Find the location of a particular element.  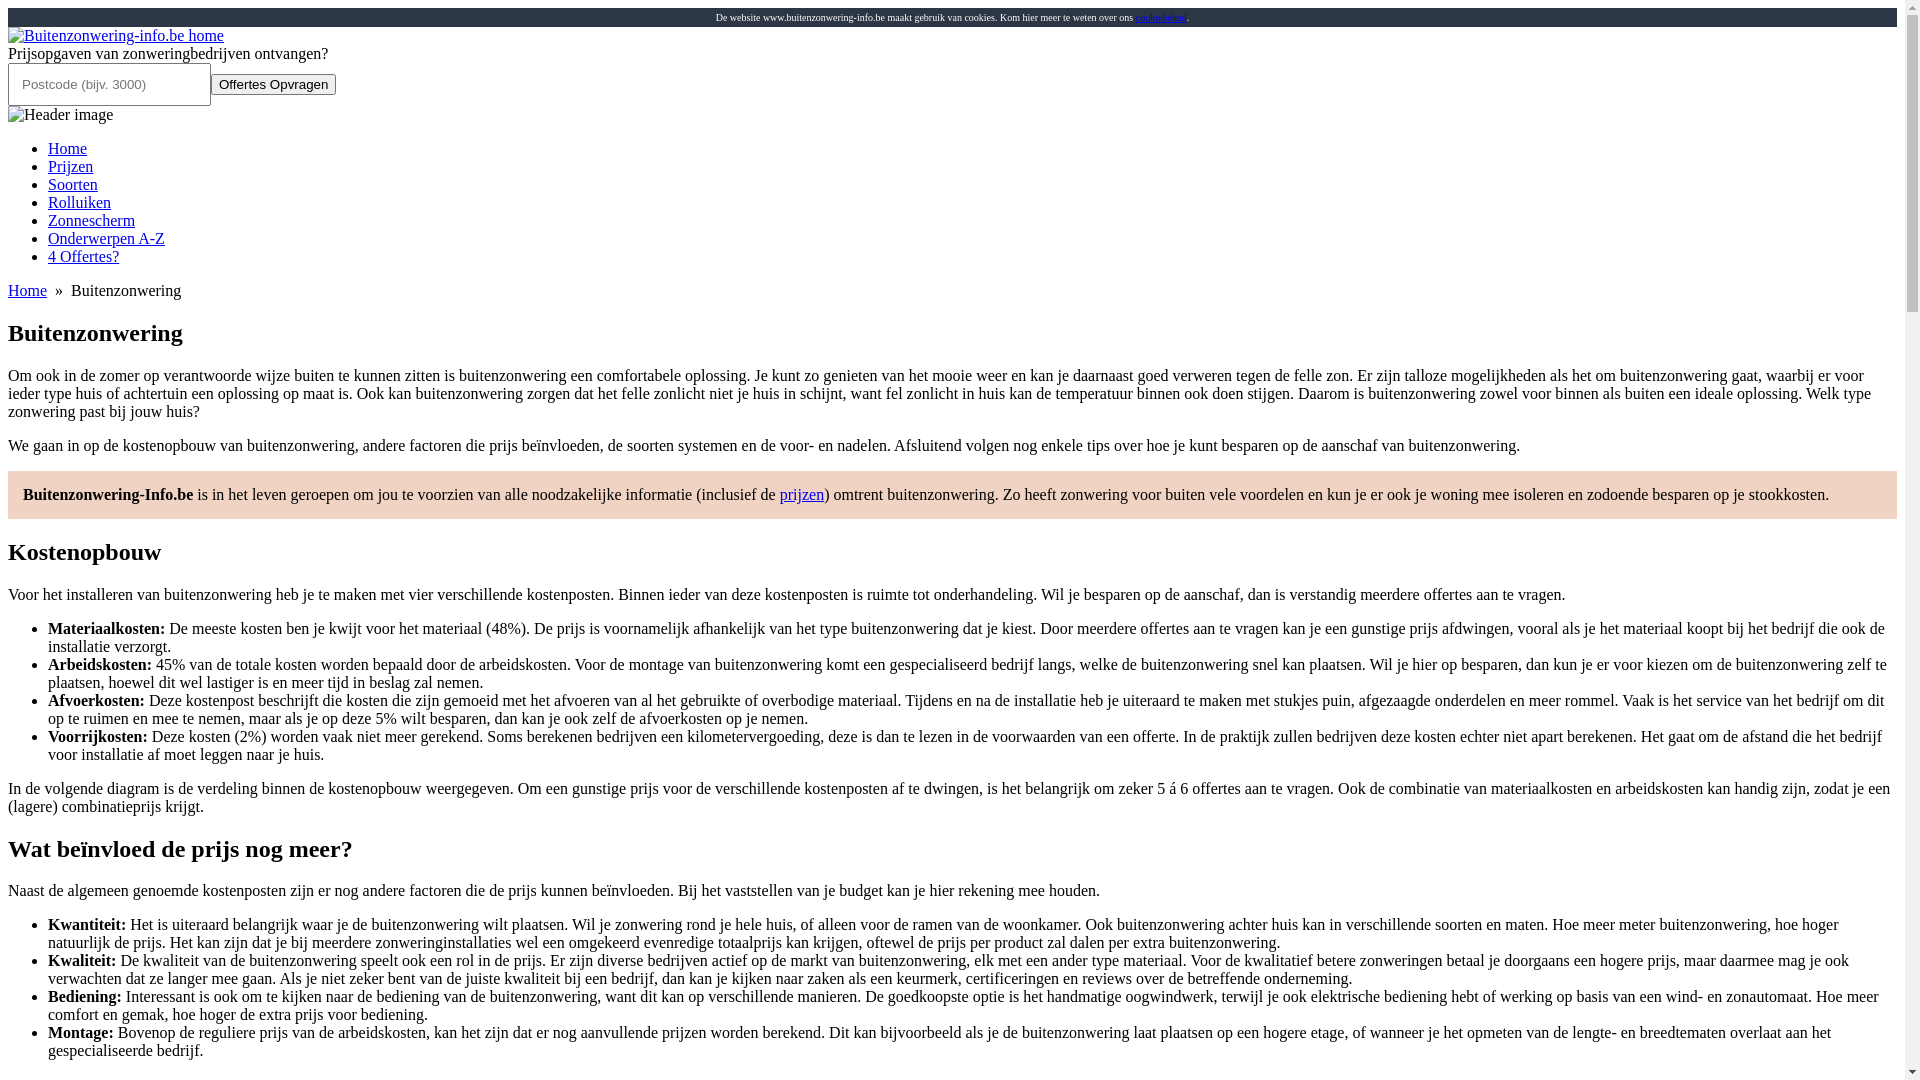

'Offertes Opvragen' is located at coordinates (272, 83).